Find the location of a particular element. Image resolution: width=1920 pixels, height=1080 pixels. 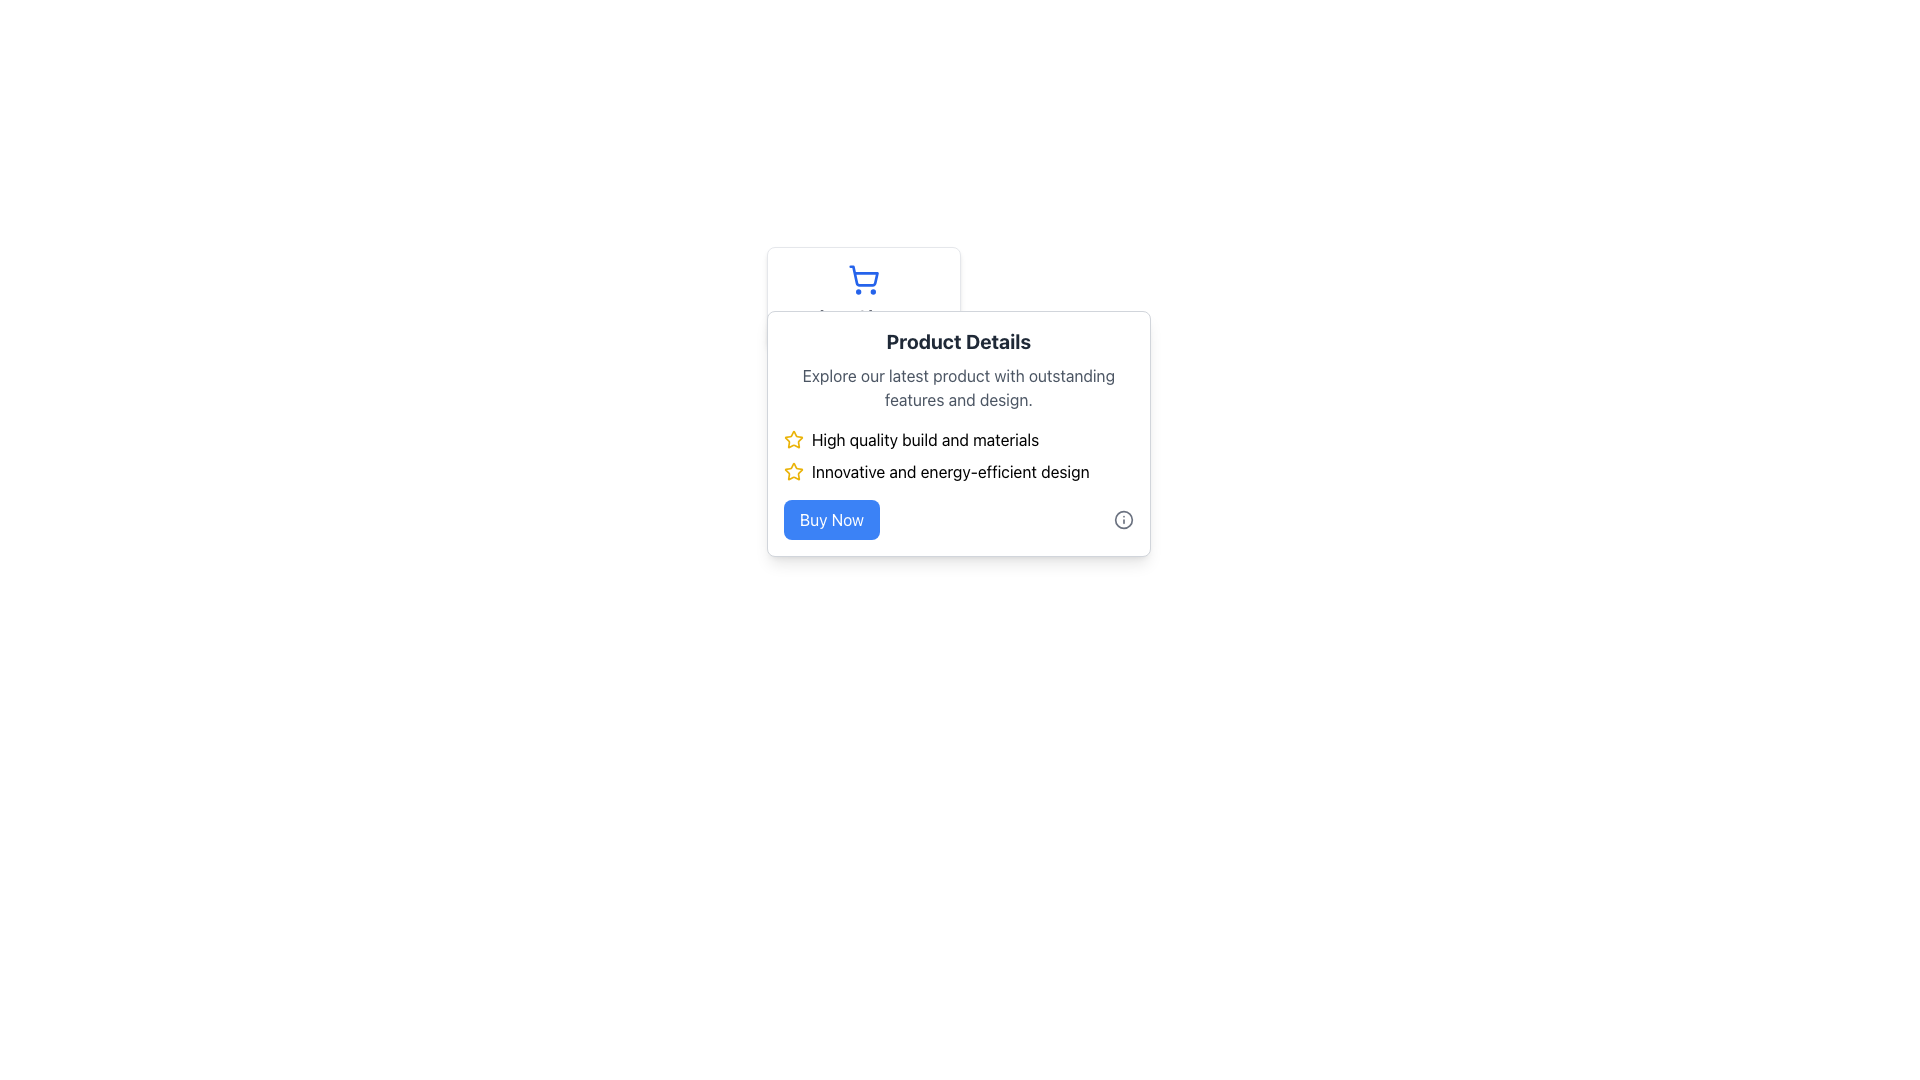

the rectangular 'Buy Now' button with rounded corners, styled in blue, to observe the hover effect is located at coordinates (831, 519).